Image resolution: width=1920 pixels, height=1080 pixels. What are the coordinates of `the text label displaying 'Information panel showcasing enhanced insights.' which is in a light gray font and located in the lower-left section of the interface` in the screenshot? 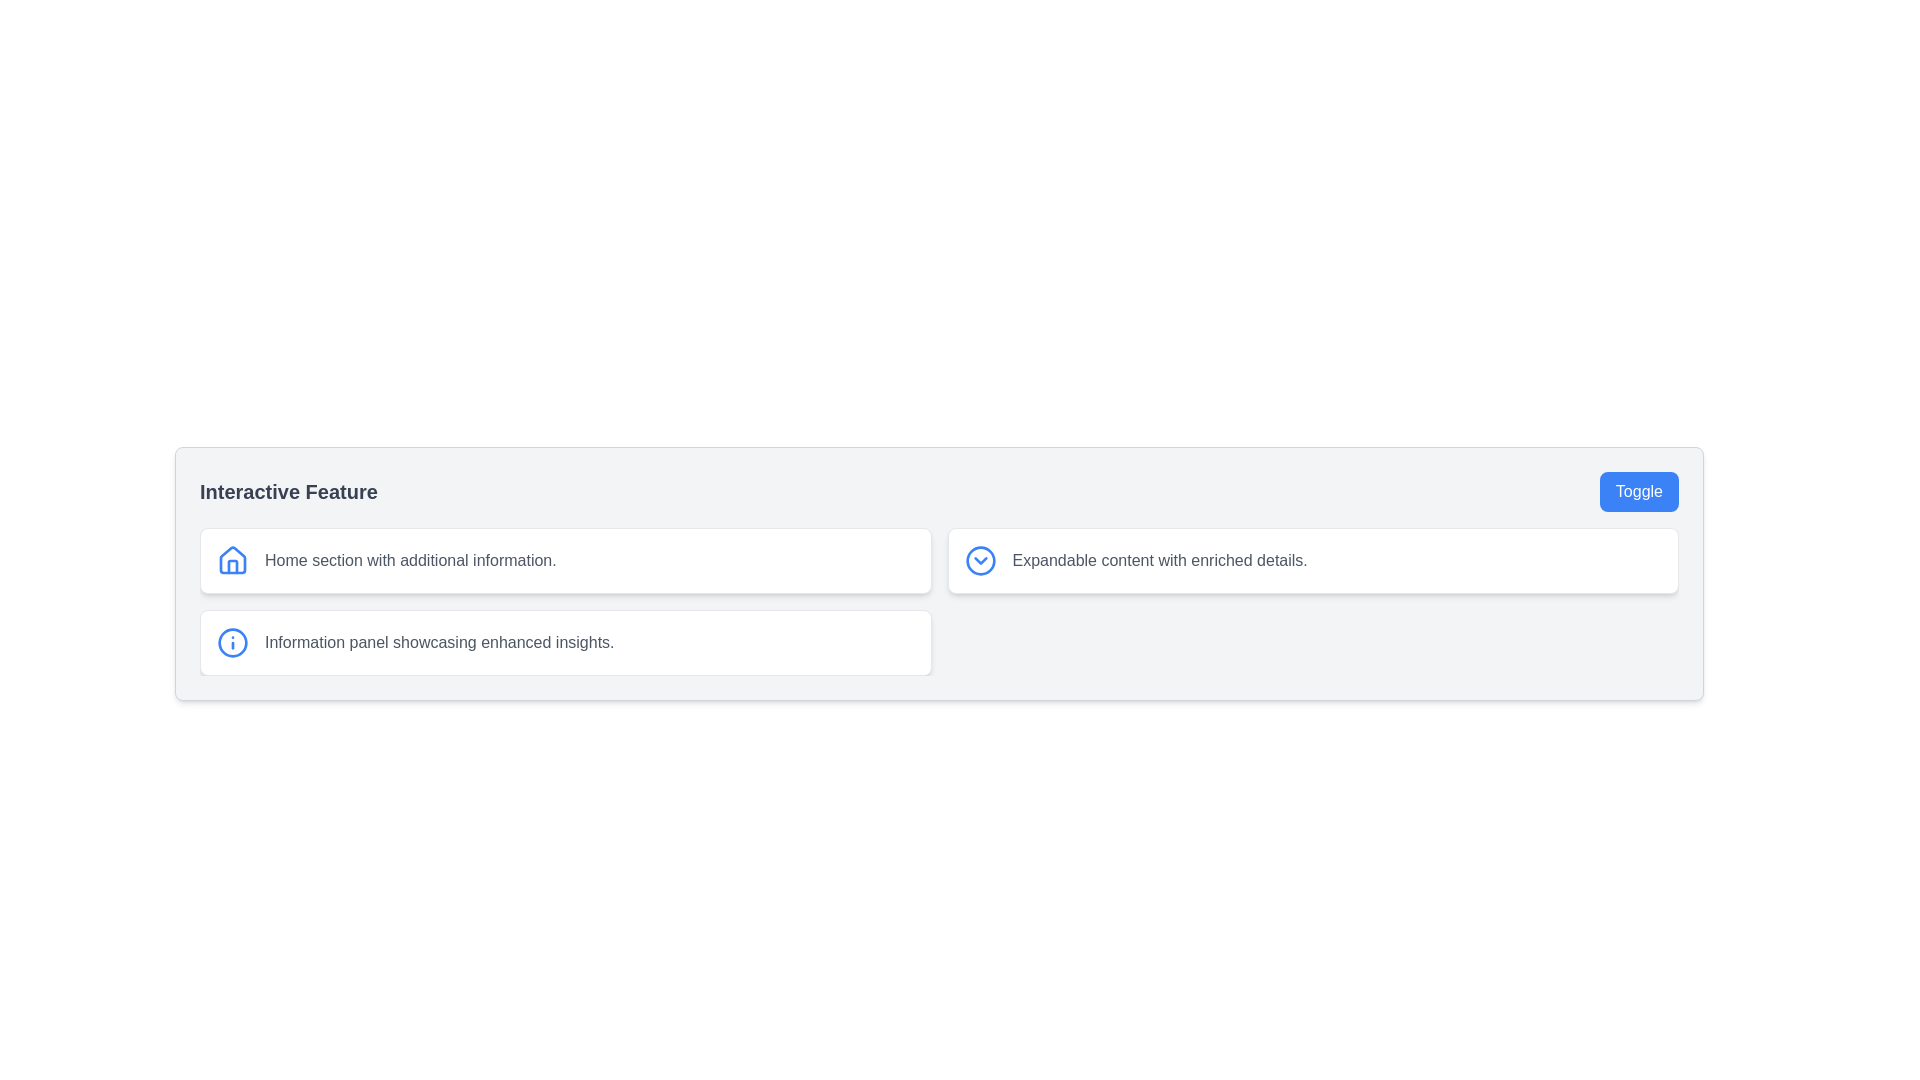 It's located at (438, 643).